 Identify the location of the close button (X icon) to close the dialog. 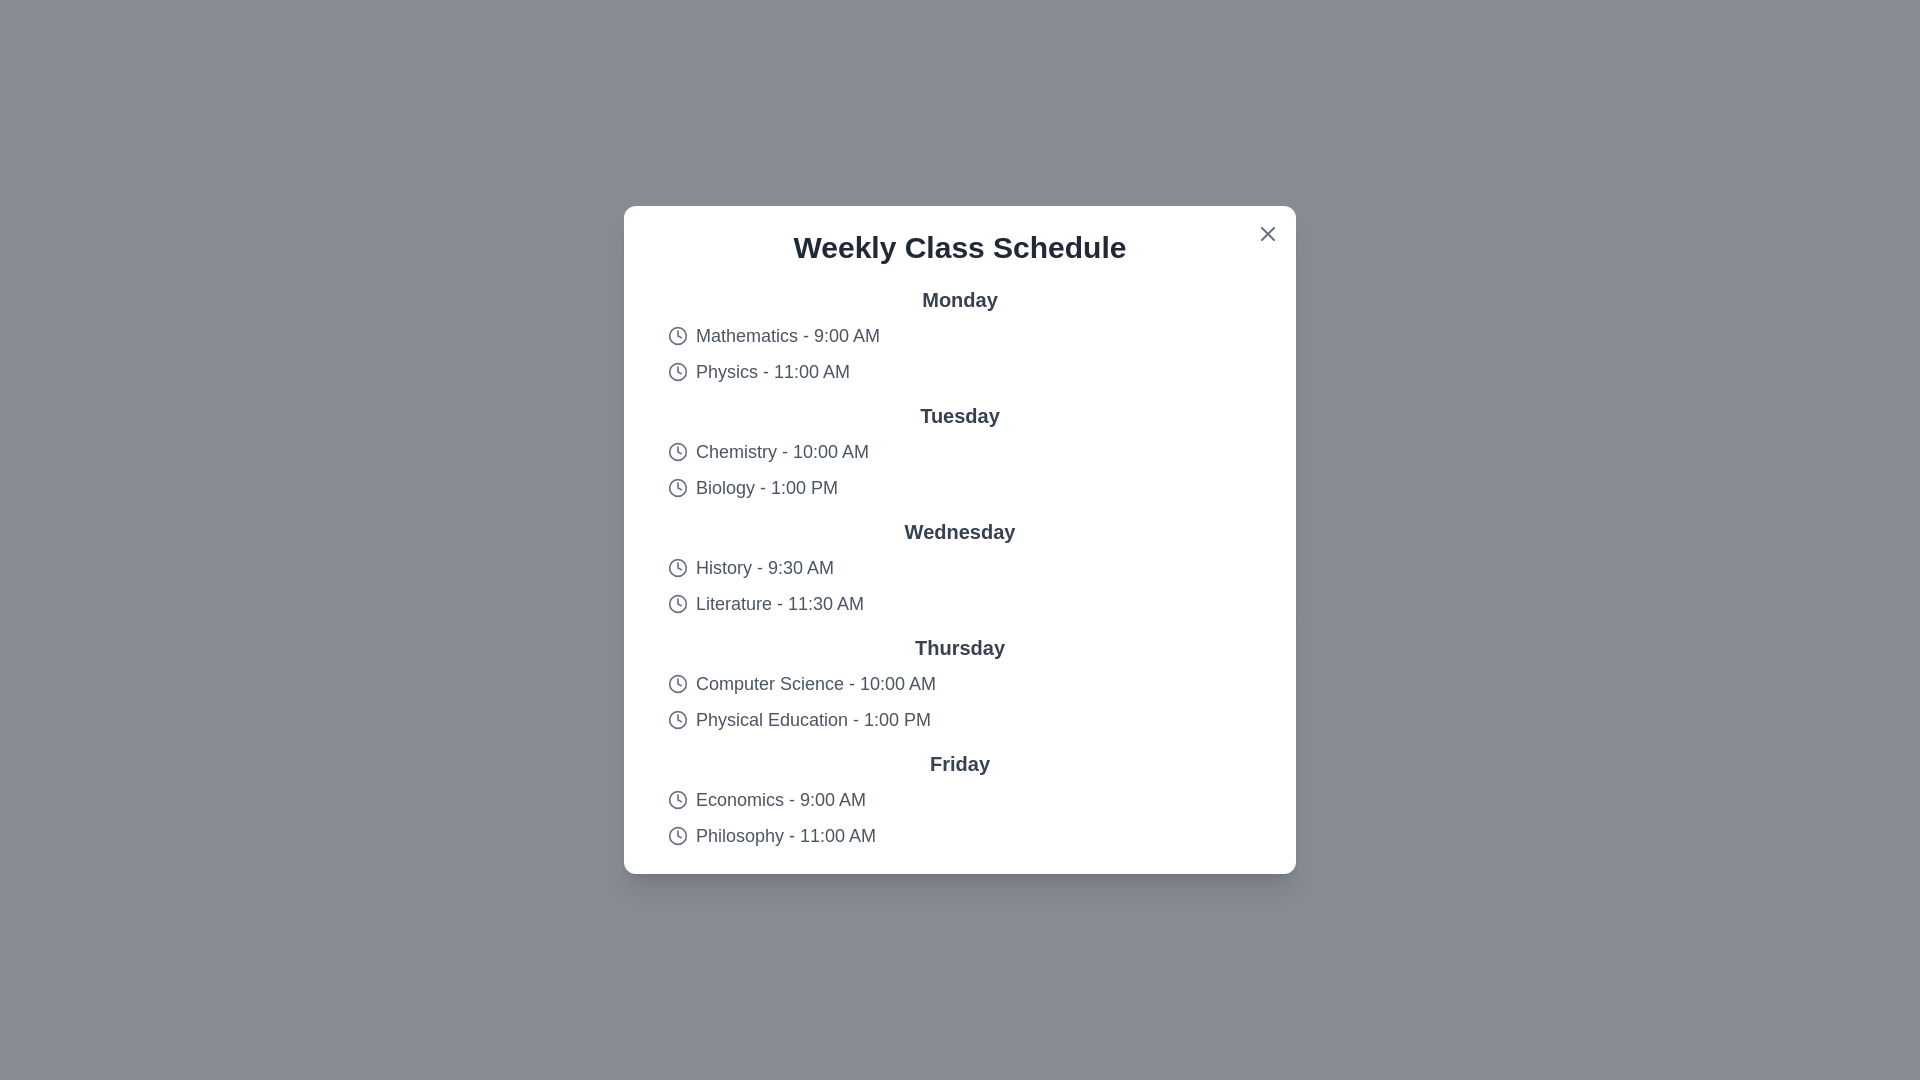
(1266, 233).